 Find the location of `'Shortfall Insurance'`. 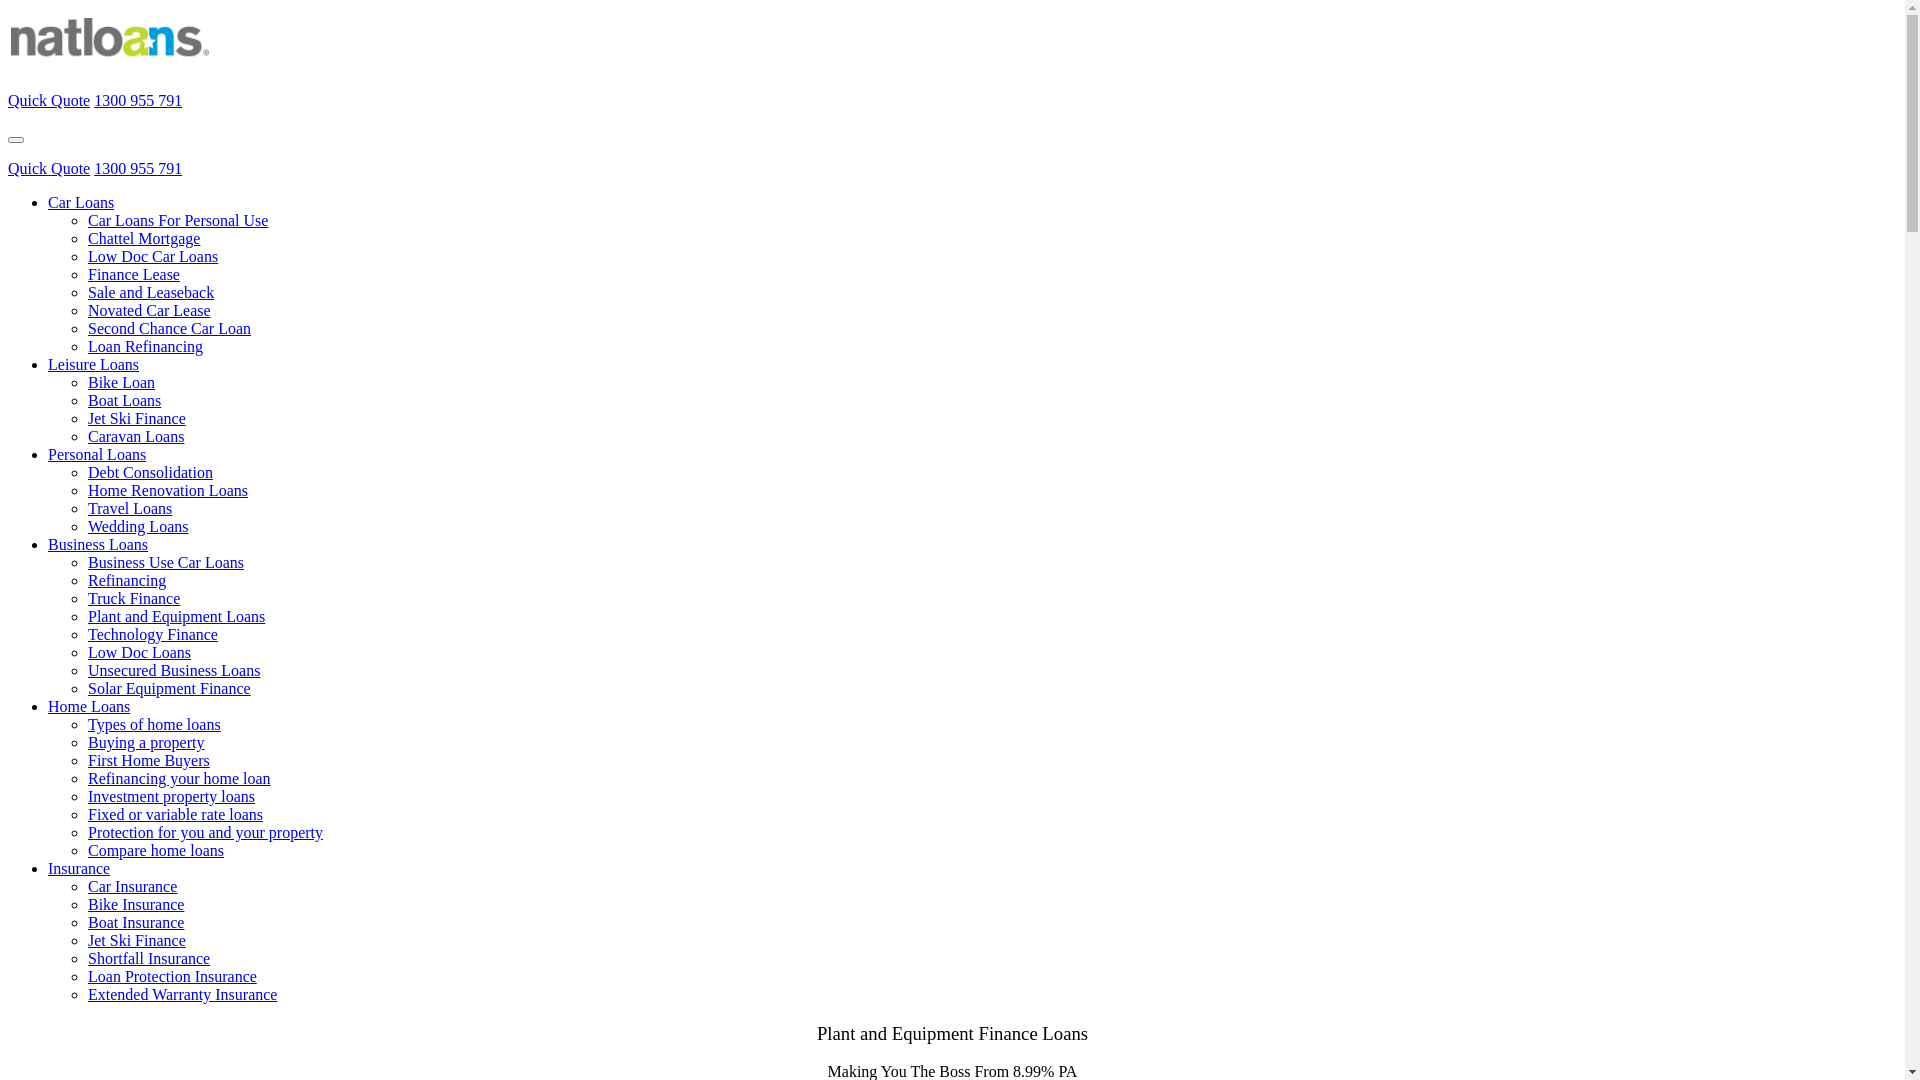

'Shortfall Insurance' is located at coordinates (86, 957).